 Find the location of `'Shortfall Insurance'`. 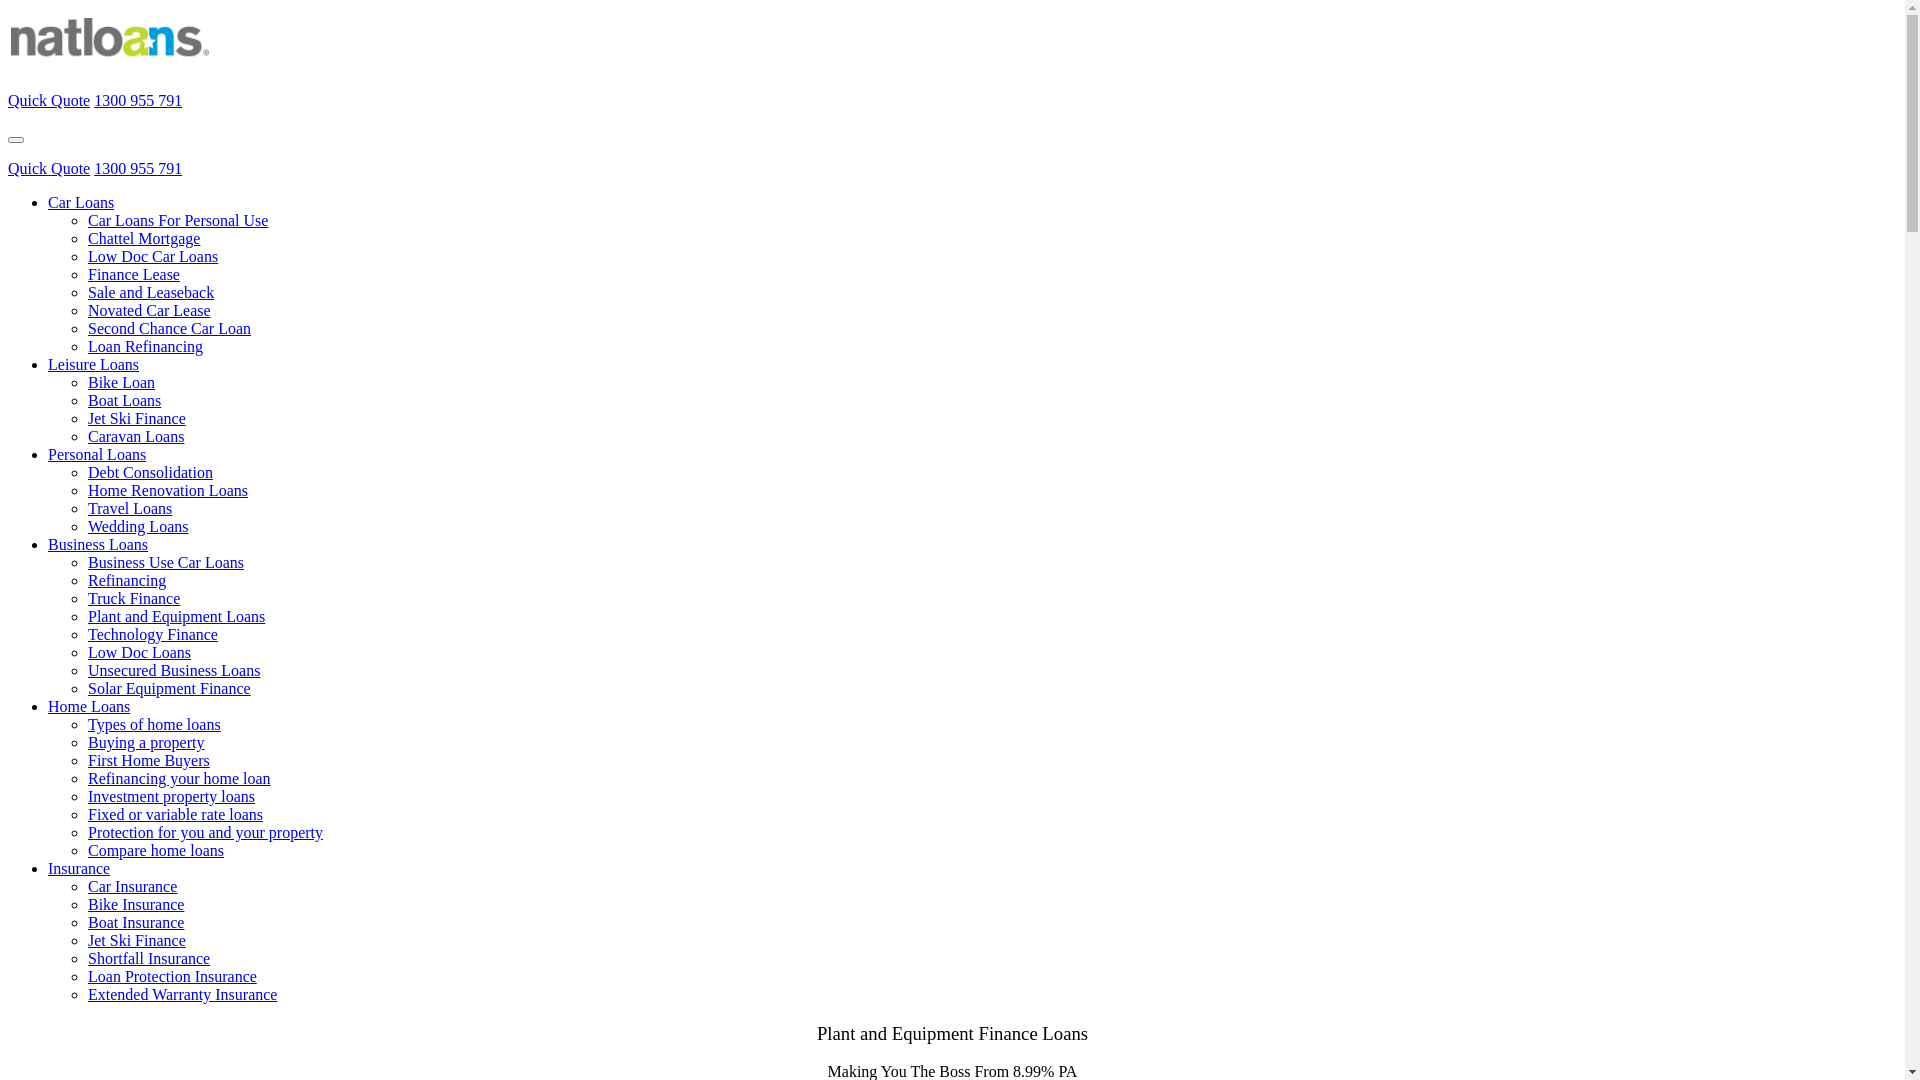

'Shortfall Insurance' is located at coordinates (86, 957).